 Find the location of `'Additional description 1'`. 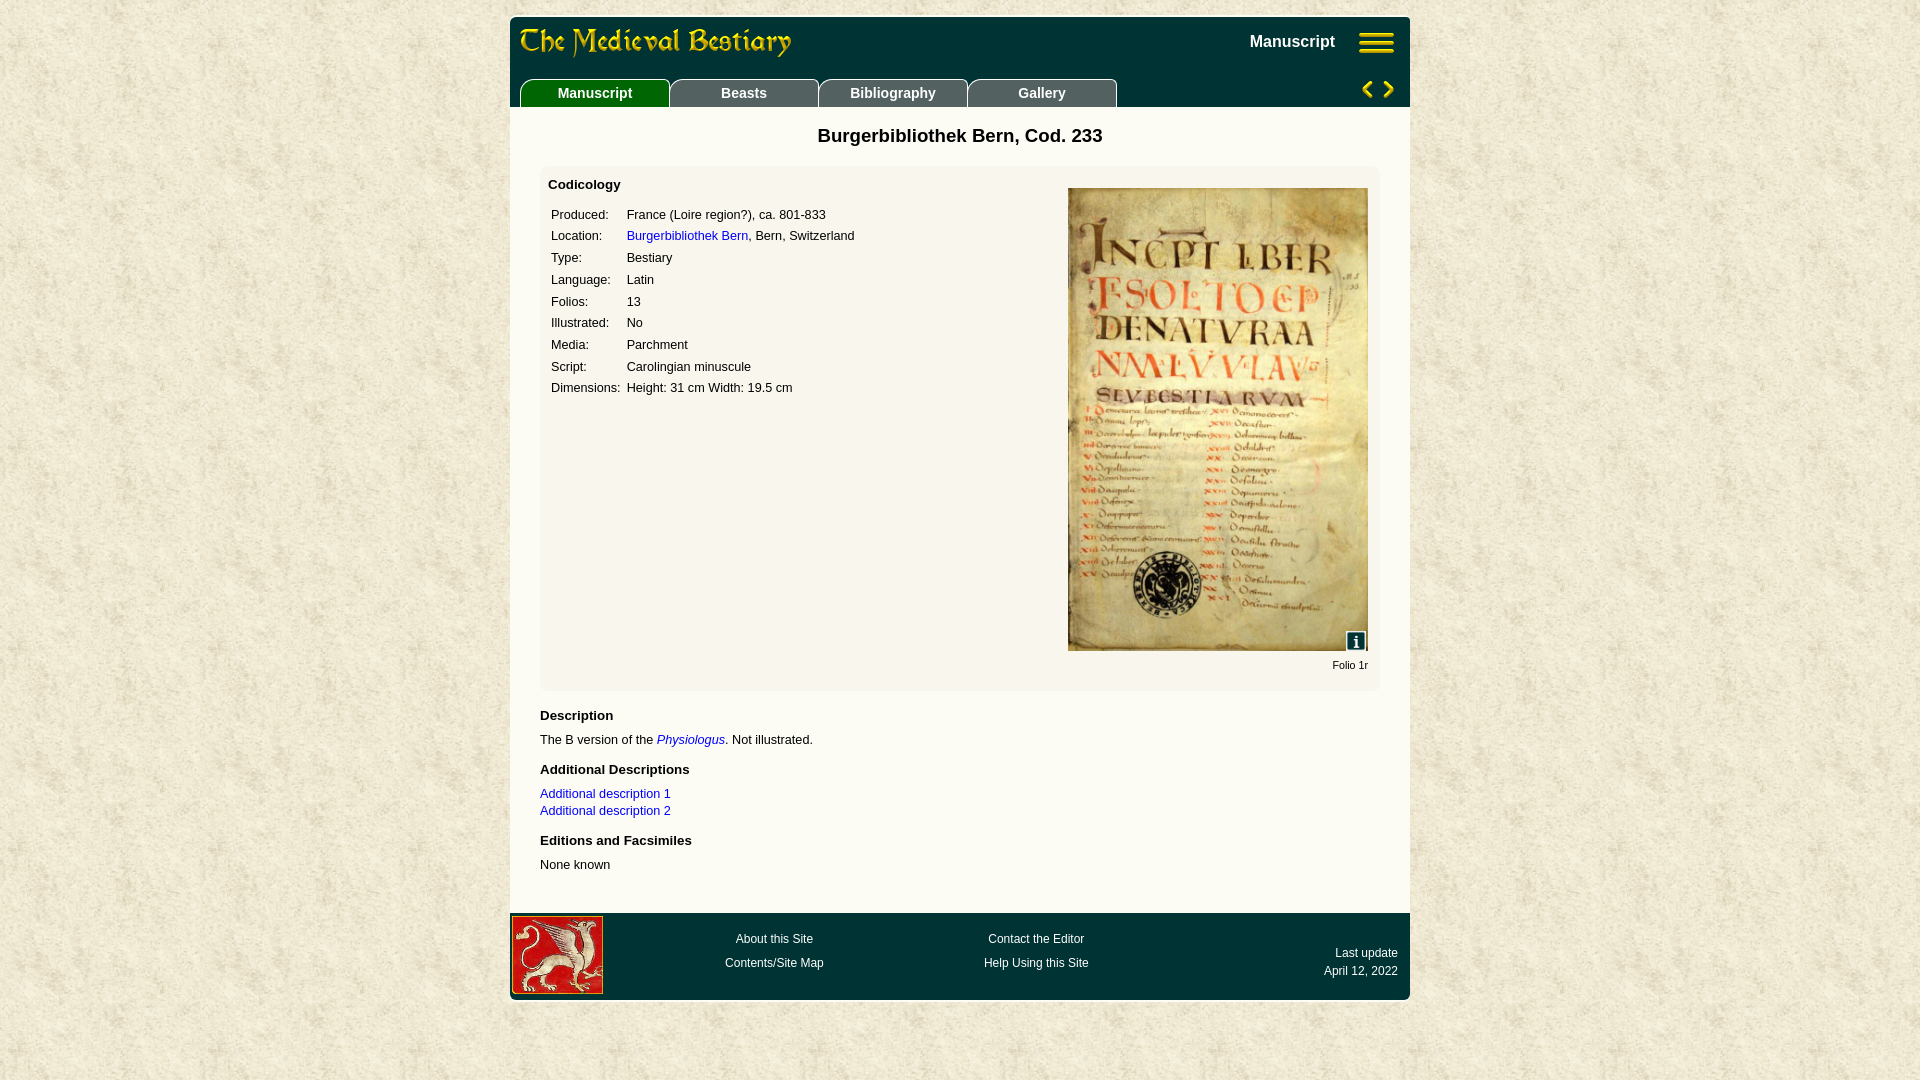

'Additional description 1' is located at coordinates (604, 793).